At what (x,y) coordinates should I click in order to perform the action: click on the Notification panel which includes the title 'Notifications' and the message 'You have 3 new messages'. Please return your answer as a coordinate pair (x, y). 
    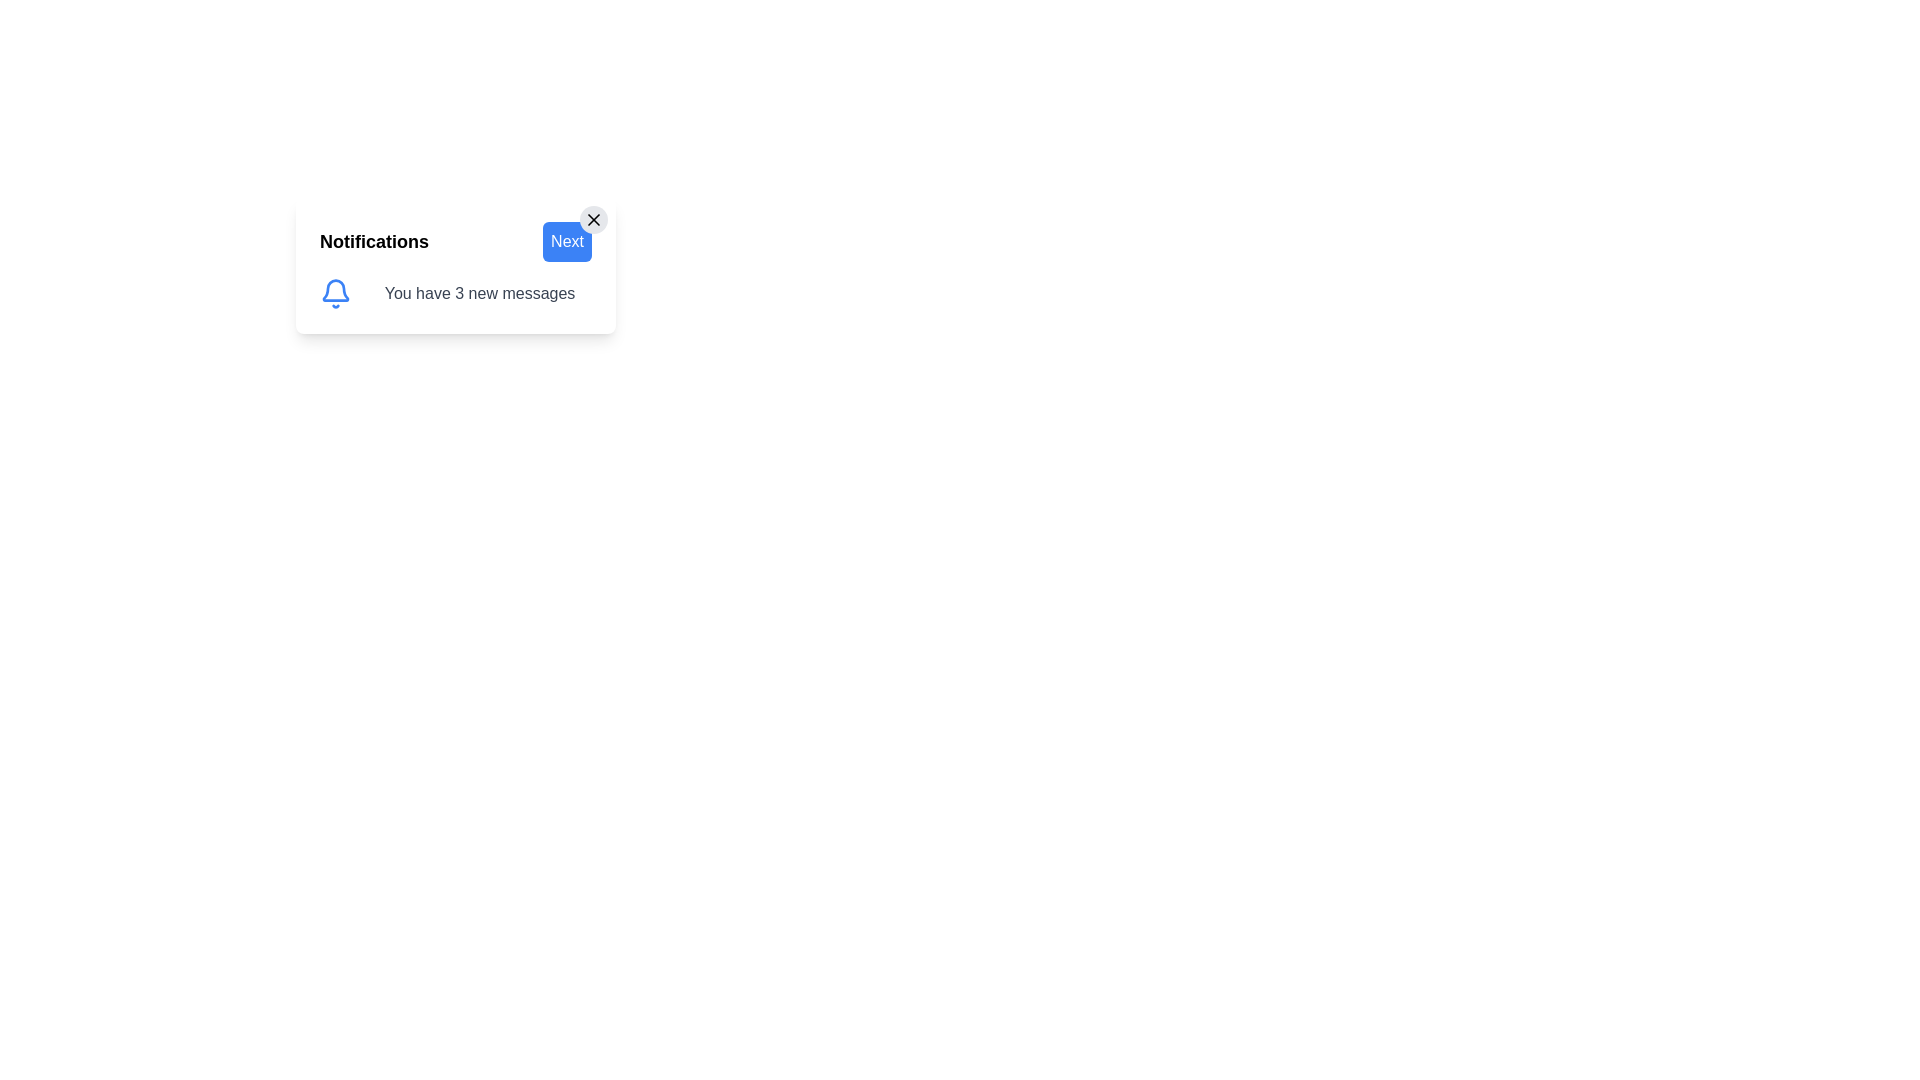
    Looking at the image, I should click on (455, 265).